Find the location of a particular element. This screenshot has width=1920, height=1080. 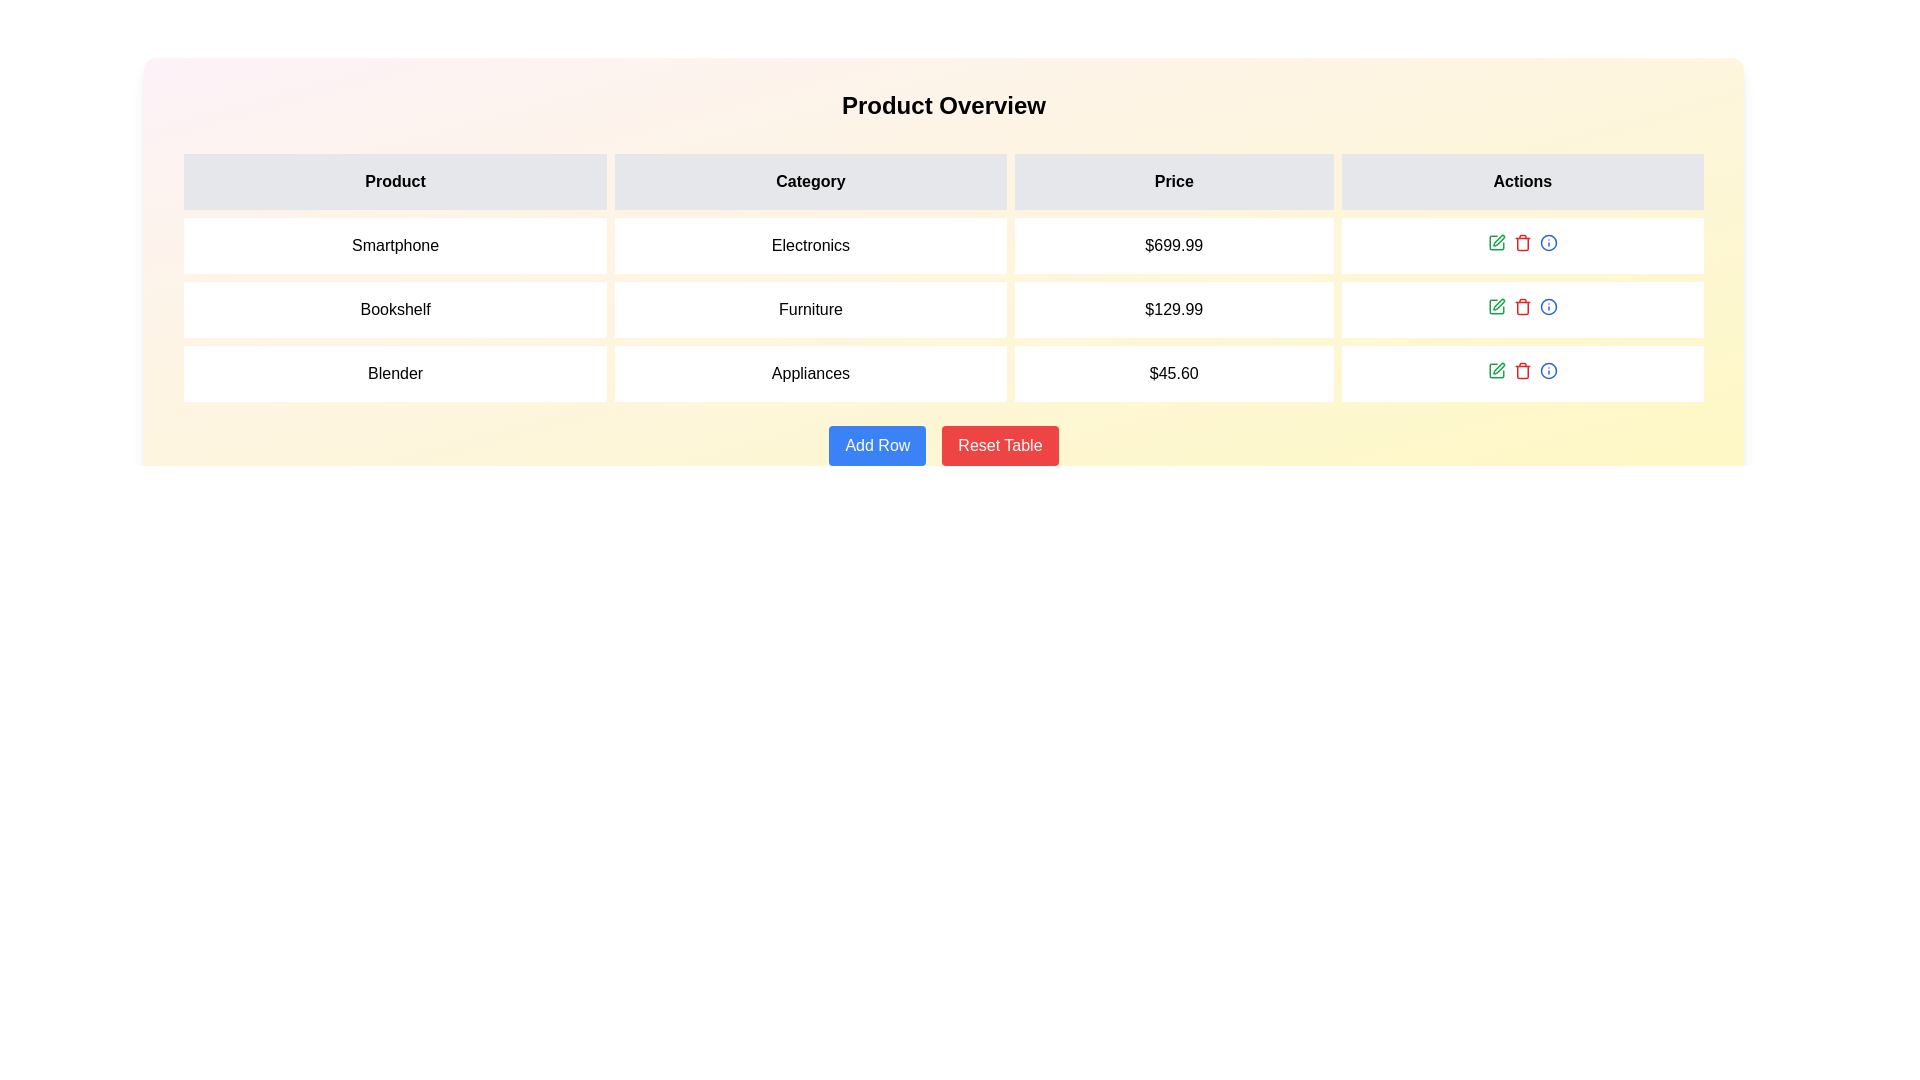

the Table Header labeled 'Product', which is a rectangular section with a light gray background and black bold text, located at the top left of the grid's header row is located at coordinates (395, 181).